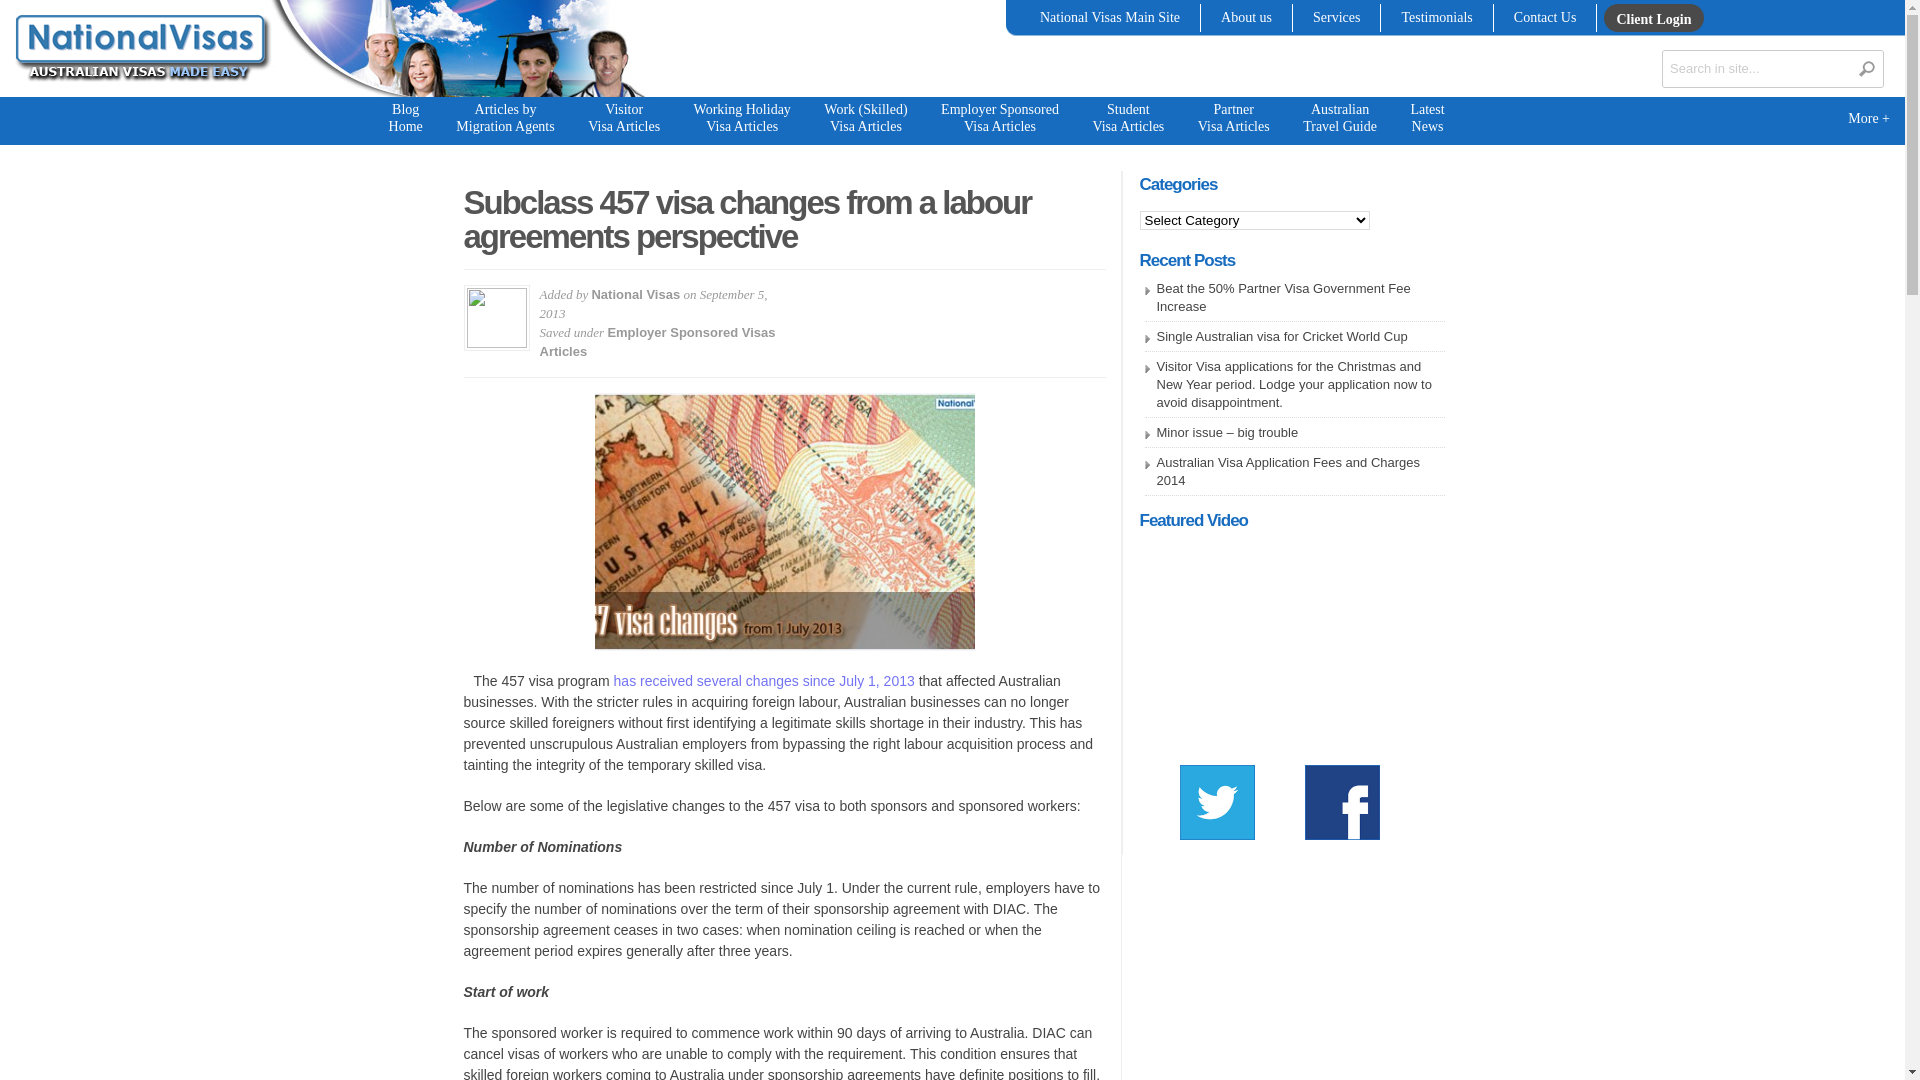 This screenshot has width=1920, height=1080. What do you see at coordinates (1245, 18) in the screenshot?
I see `'About us'` at bounding box center [1245, 18].